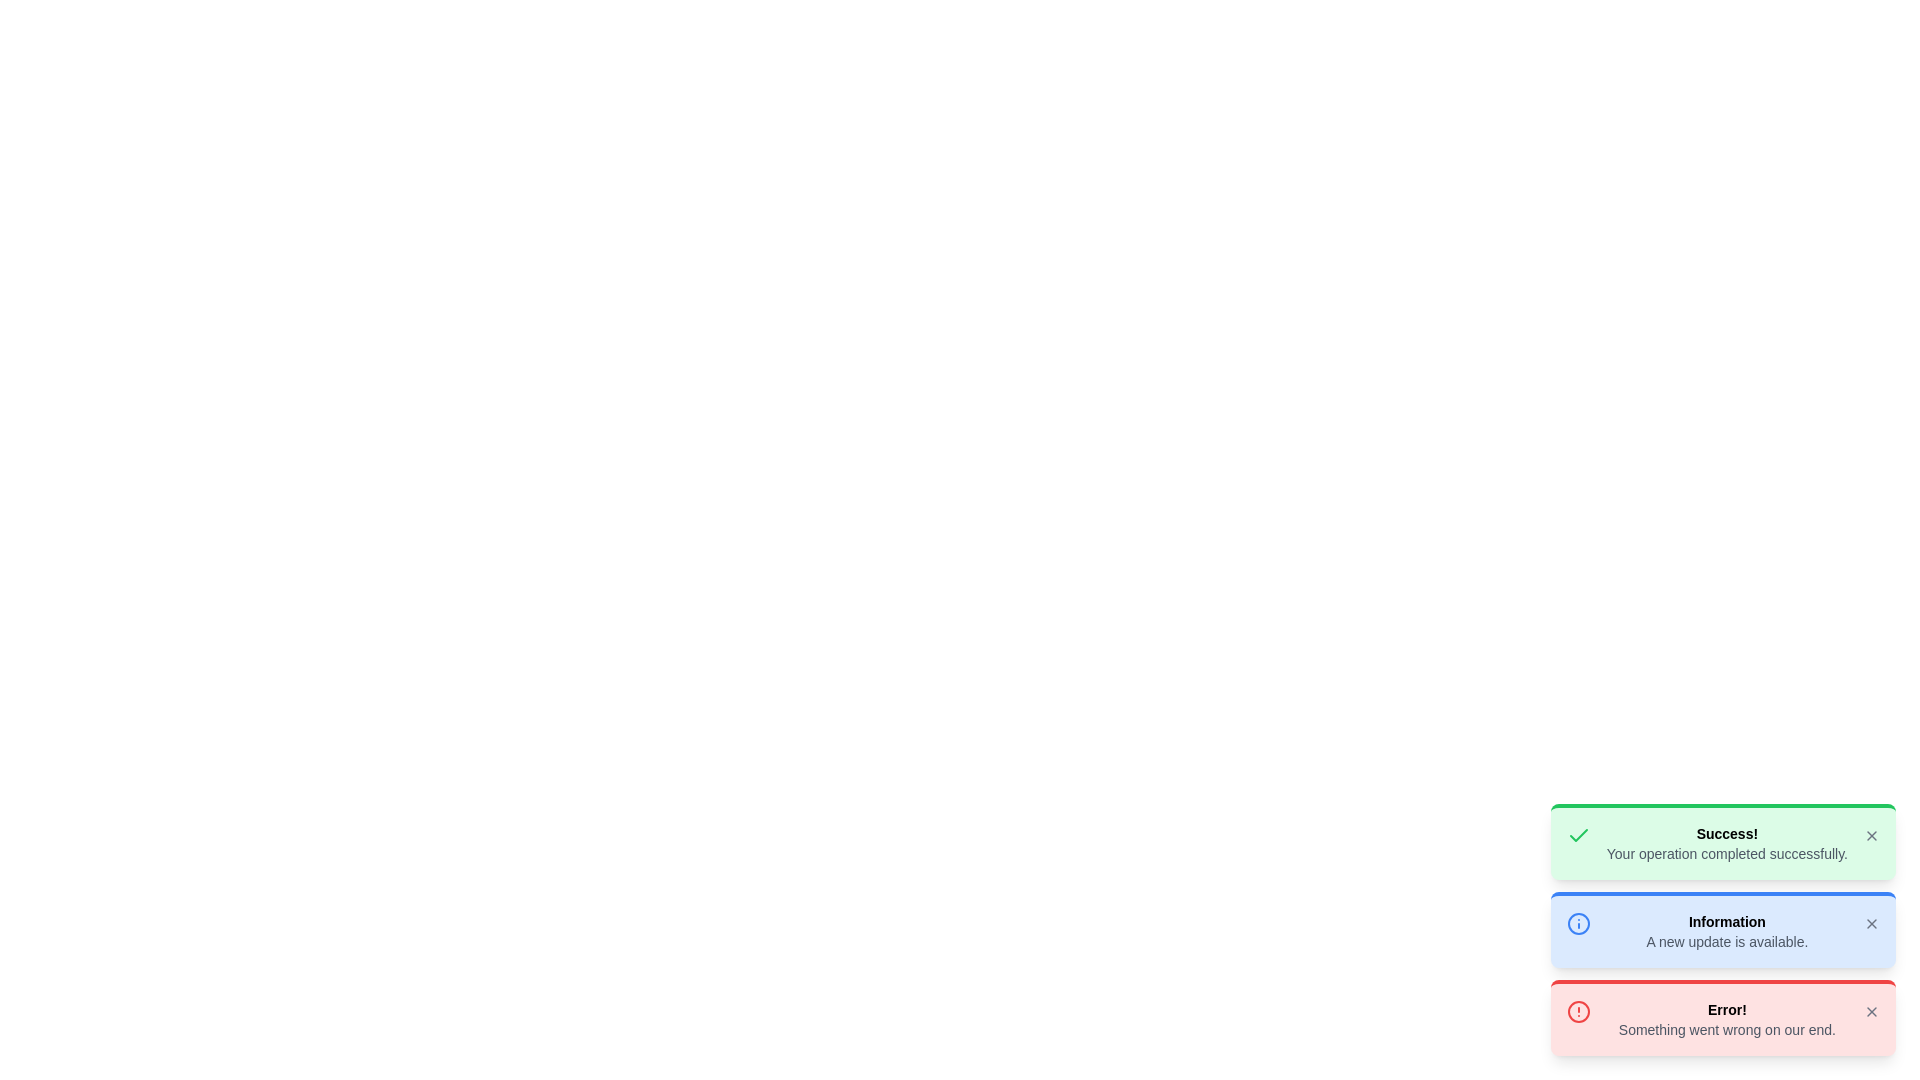 The width and height of the screenshot is (1920, 1080). I want to click on the informational icon located within the blue rectangular card labeled 'Information', positioned to the left of the text 'Information' and 'A new update is available', so click(1577, 924).